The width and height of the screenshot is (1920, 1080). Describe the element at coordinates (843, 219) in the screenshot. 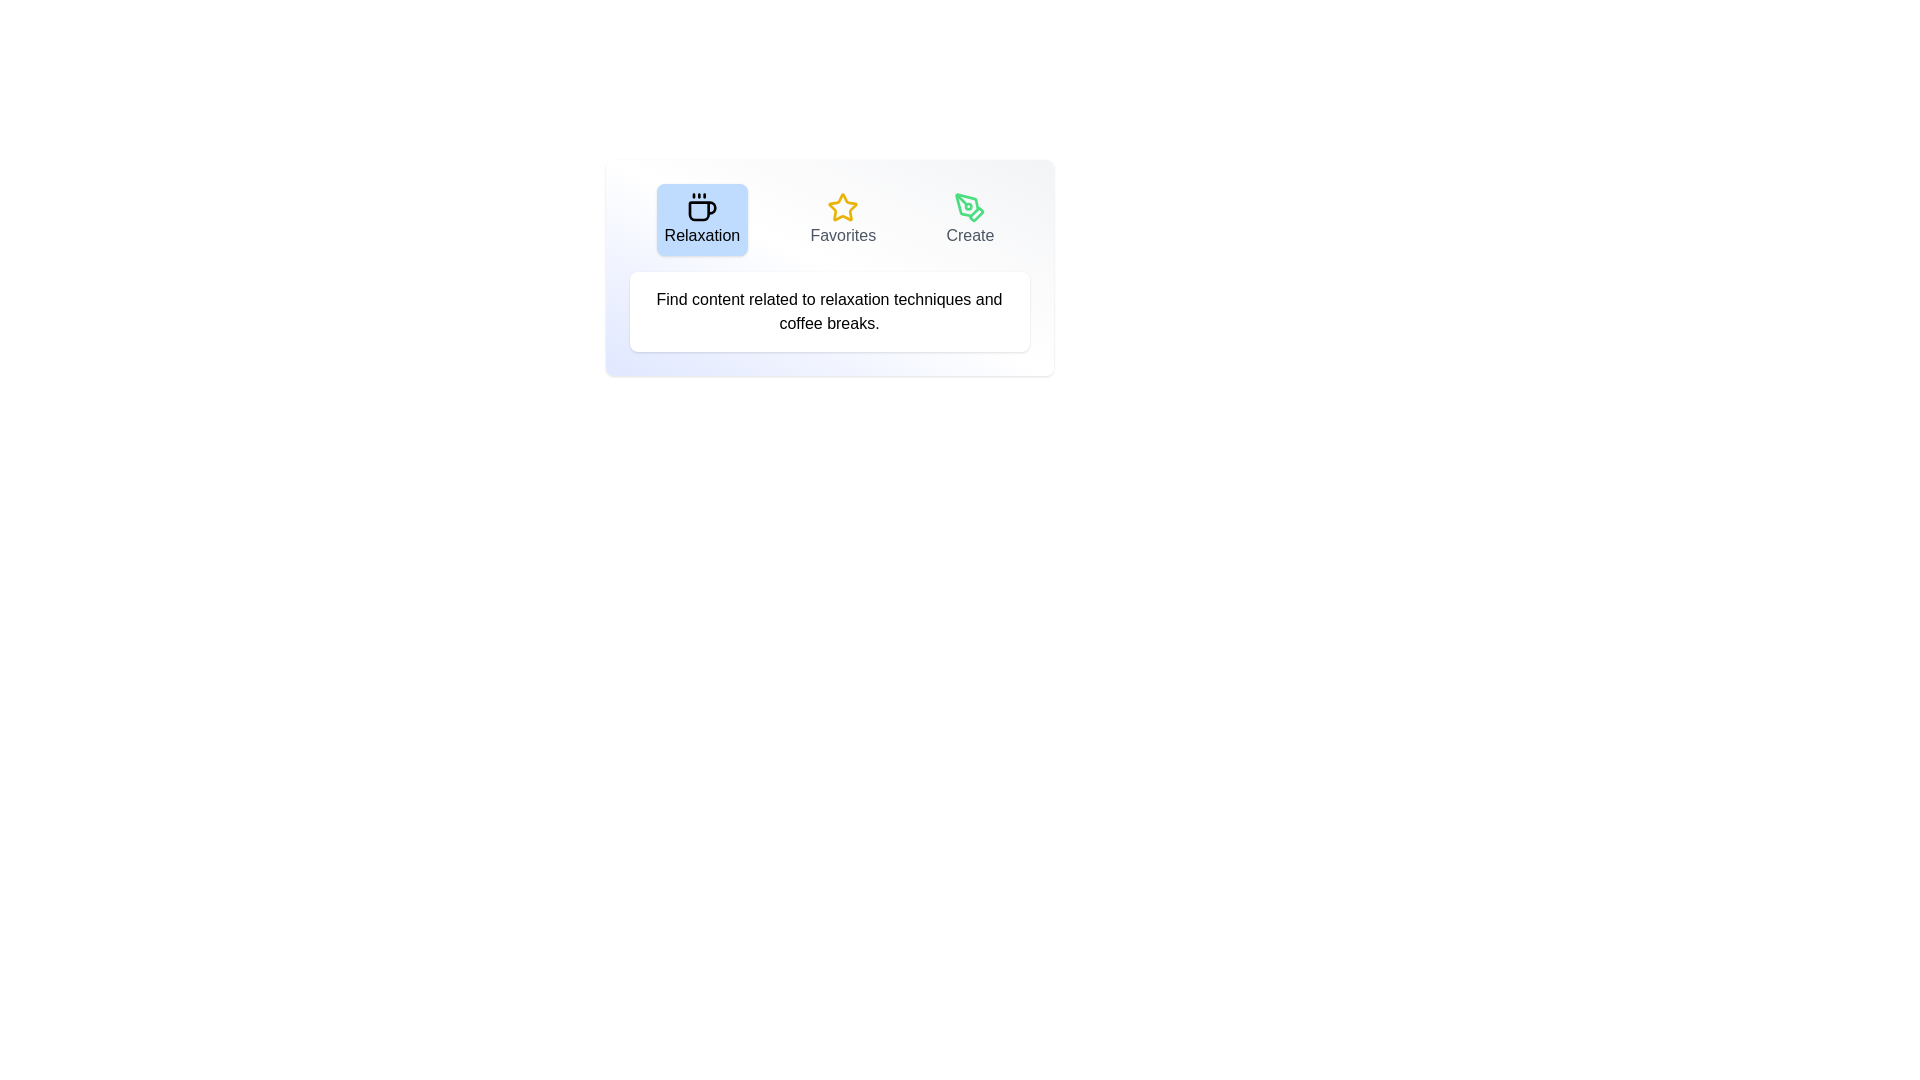

I see `the 'Favorites' tab button to switch to its content` at that location.